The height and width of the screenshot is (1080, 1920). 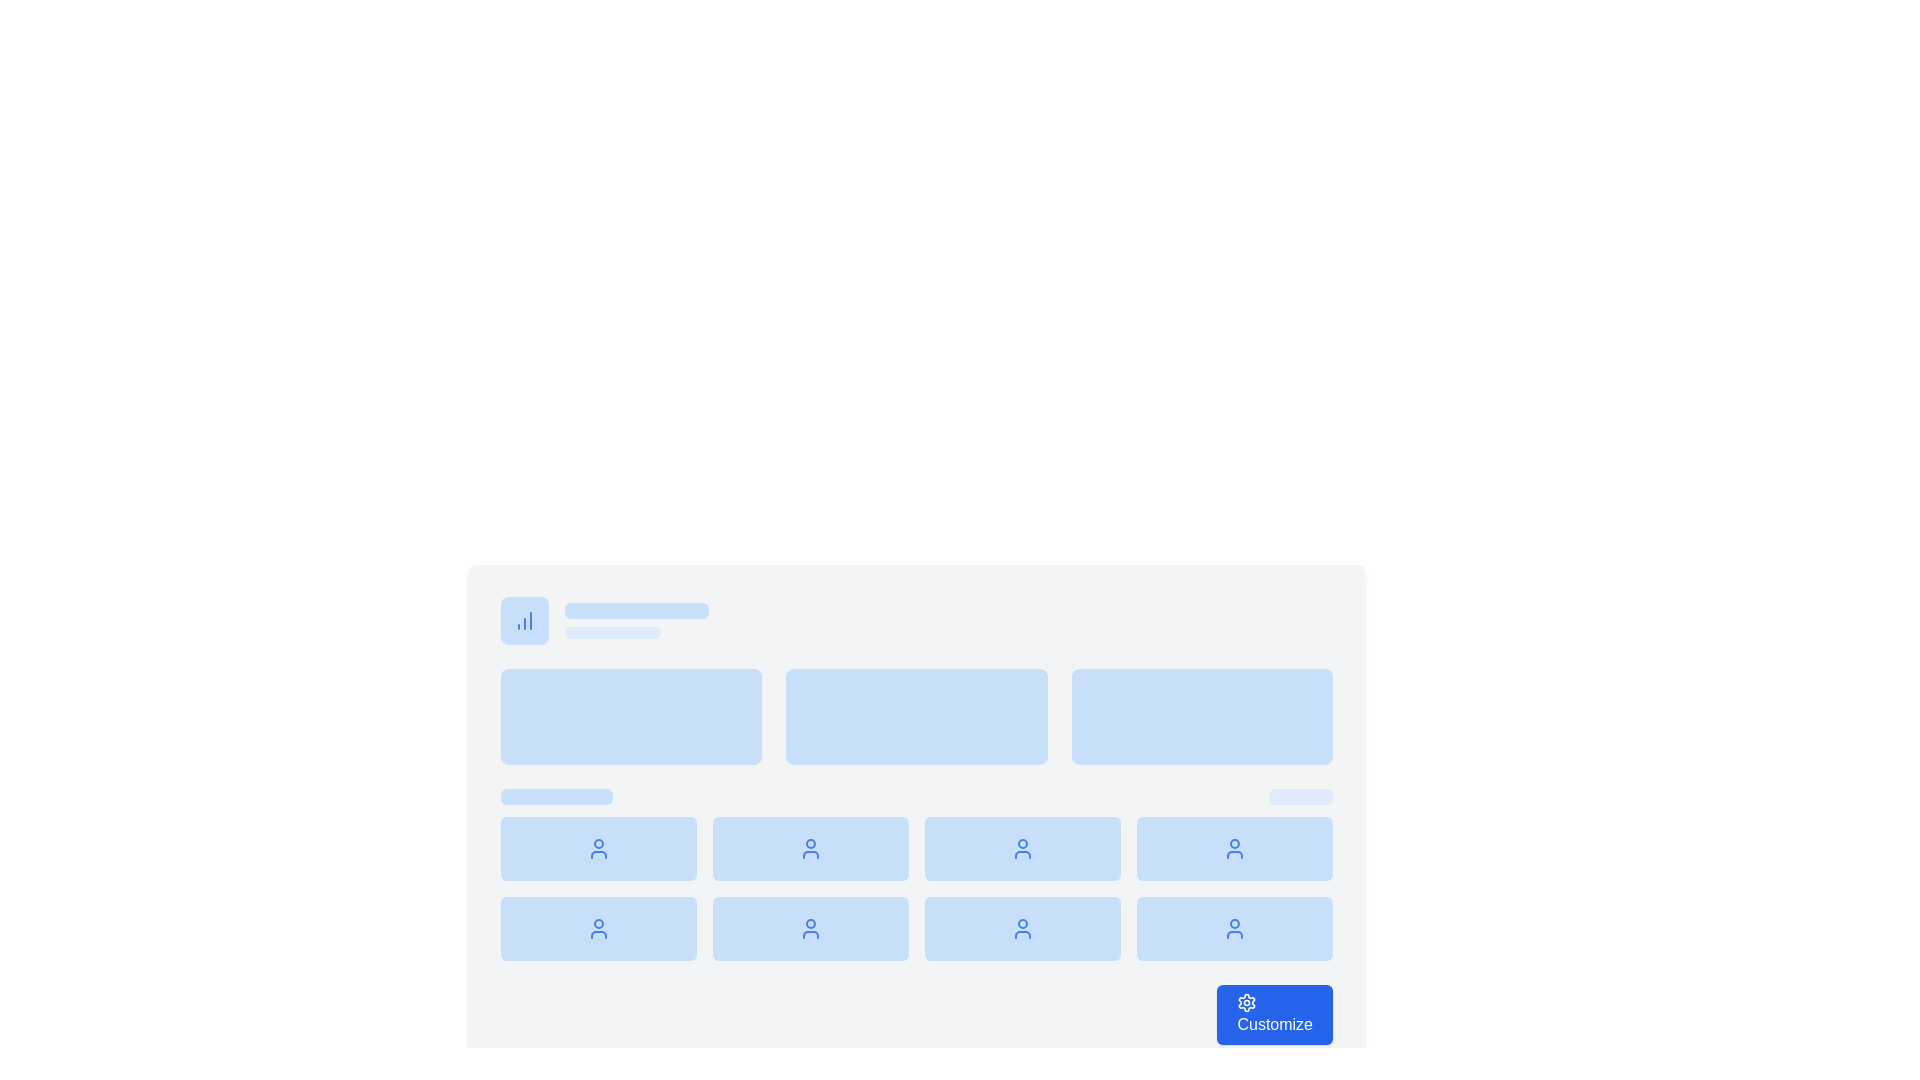 What do you see at coordinates (811, 848) in the screenshot?
I see `the user icon resembling a human outline with a circular head and semi-circular torso, styled in blue, located in the bottom center of the interface` at bounding box center [811, 848].